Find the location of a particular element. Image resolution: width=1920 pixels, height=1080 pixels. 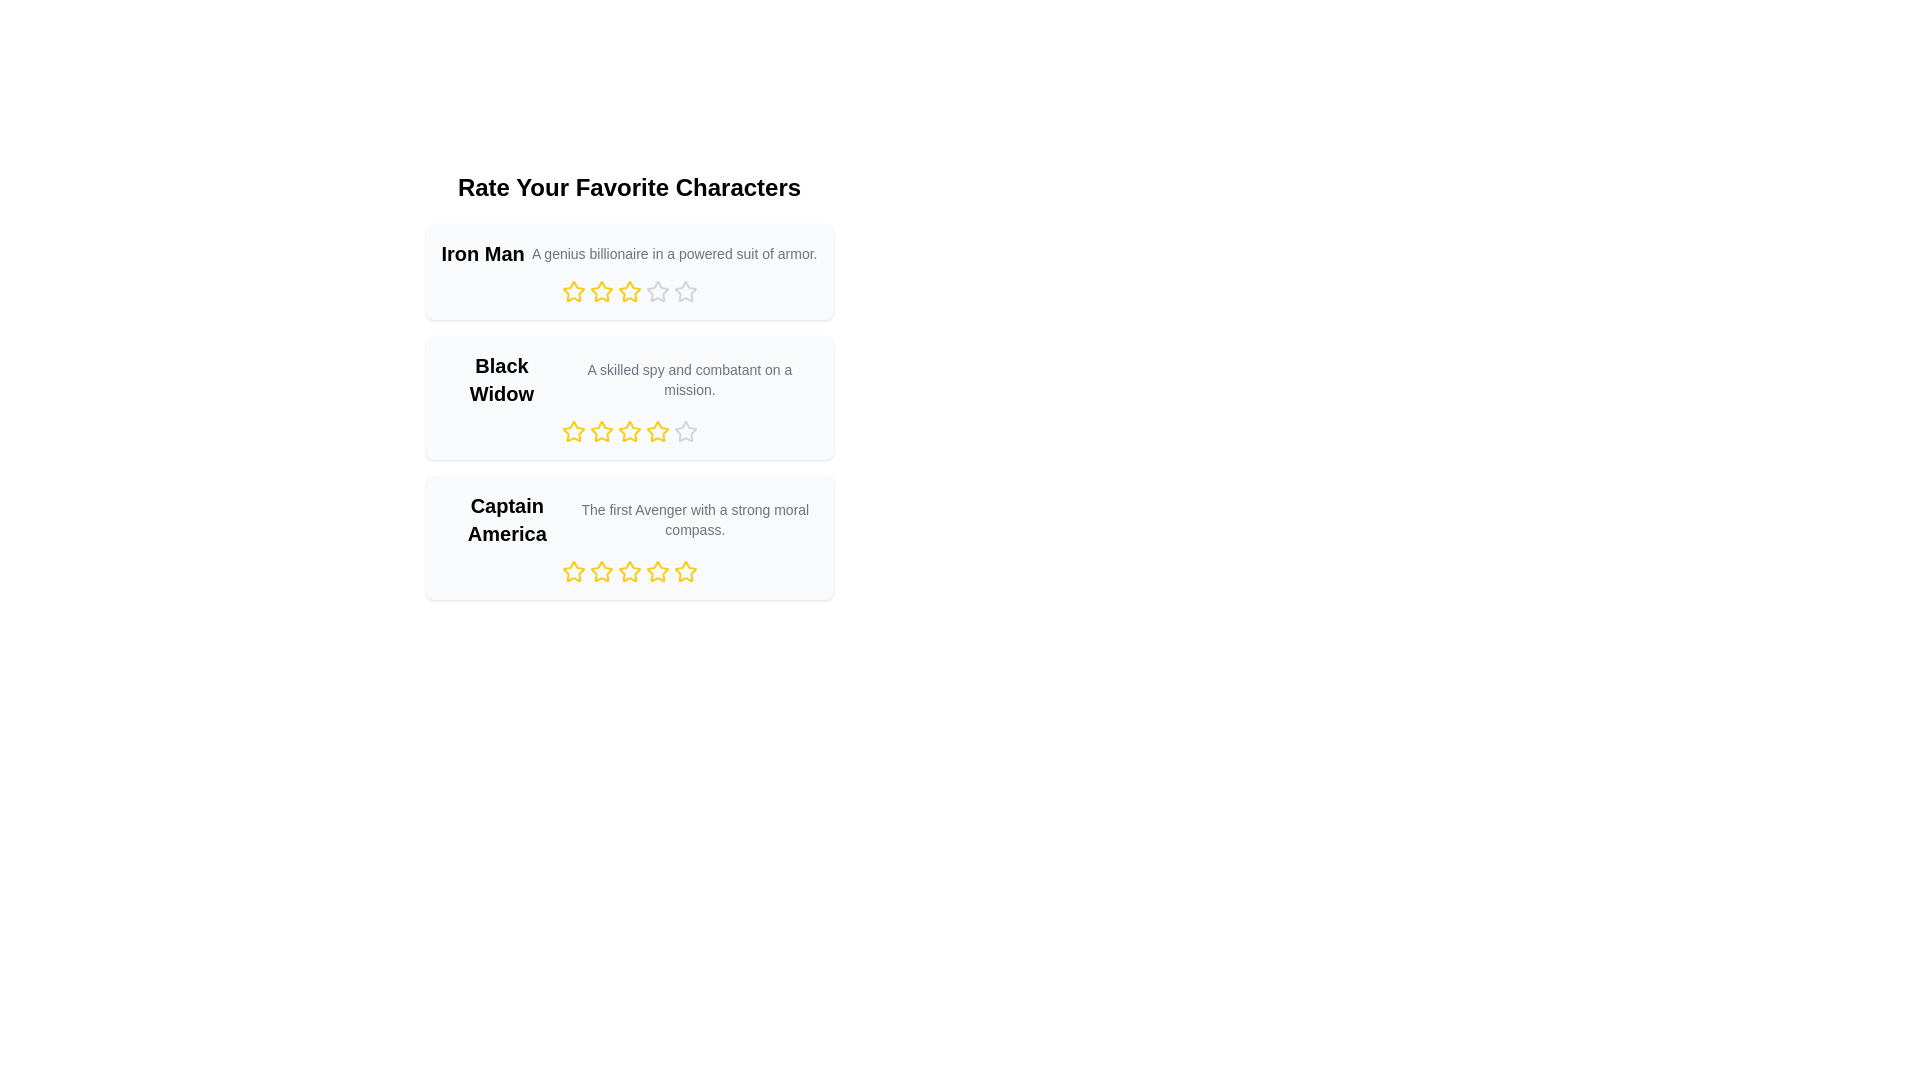

the Rating component with clickable stars for the Black Widow item is located at coordinates (628, 431).